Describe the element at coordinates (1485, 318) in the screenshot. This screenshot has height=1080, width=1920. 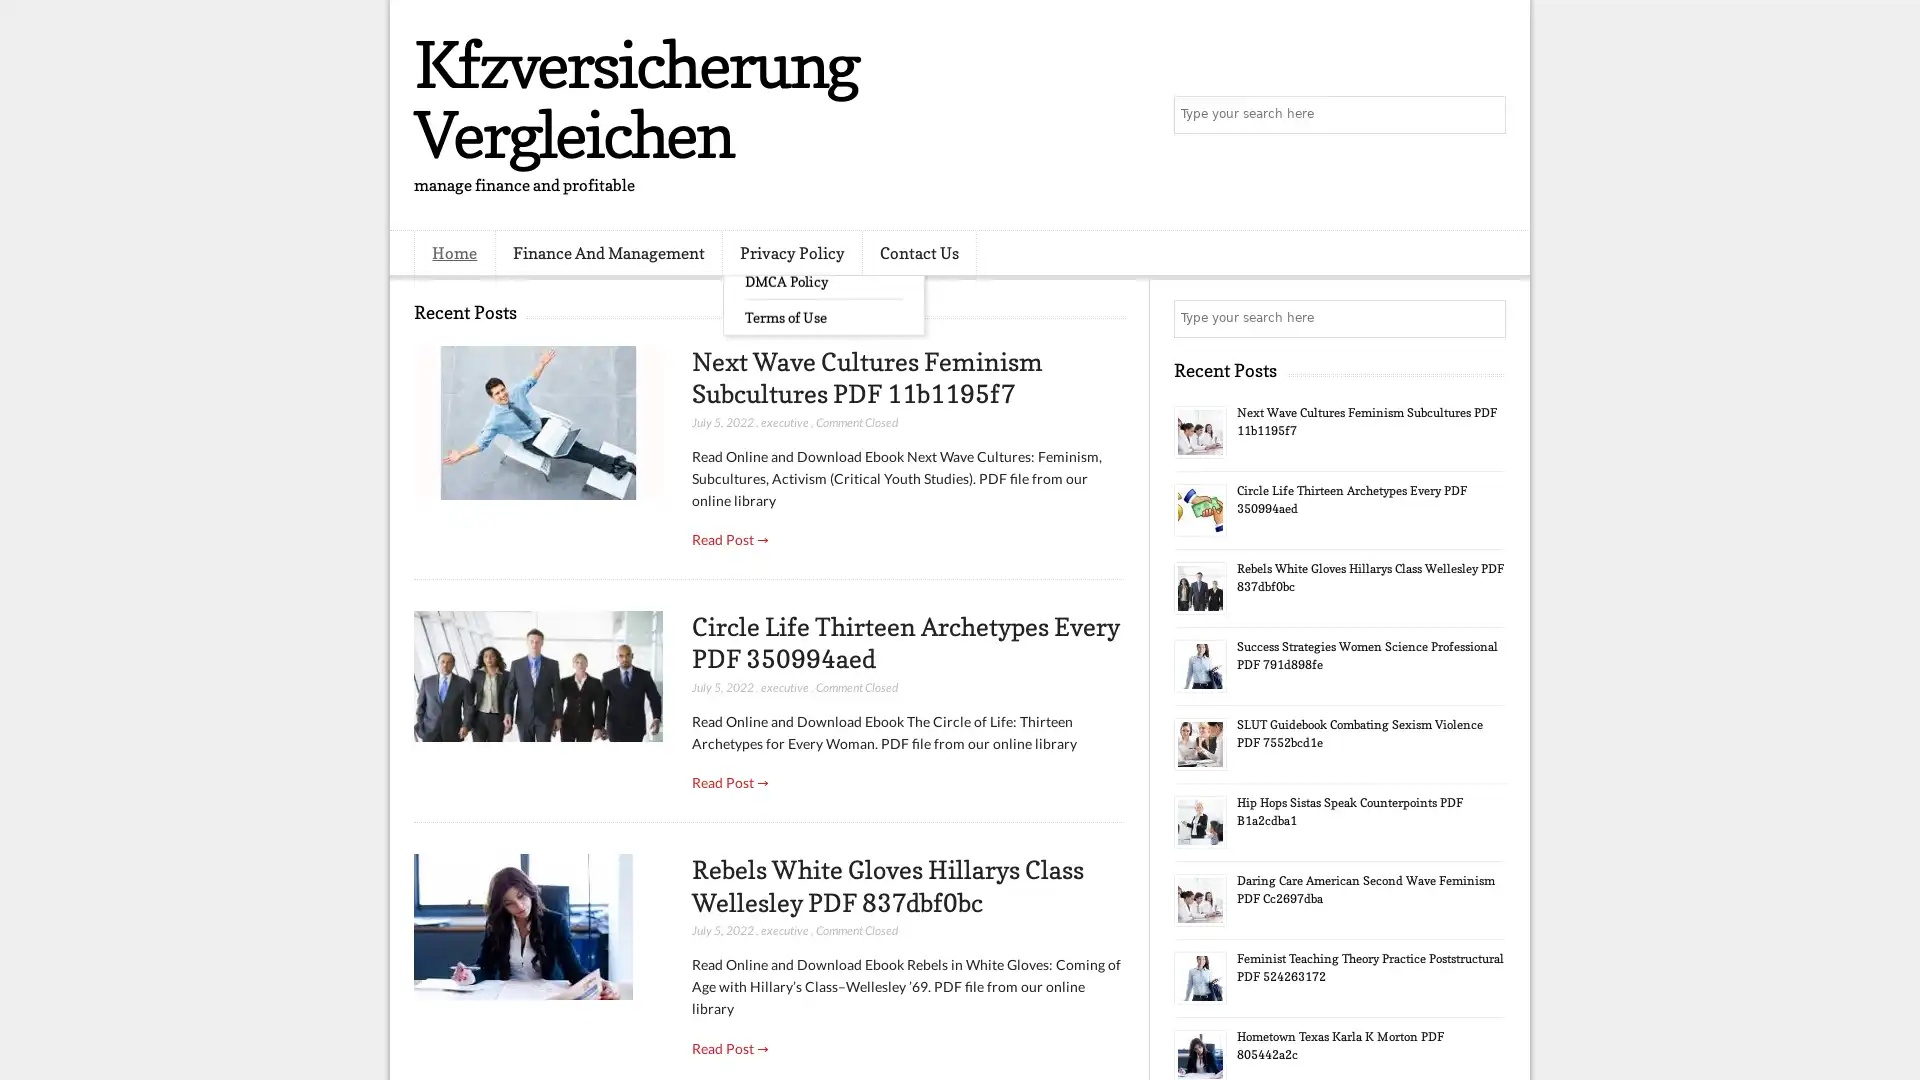
I see `Search` at that location.